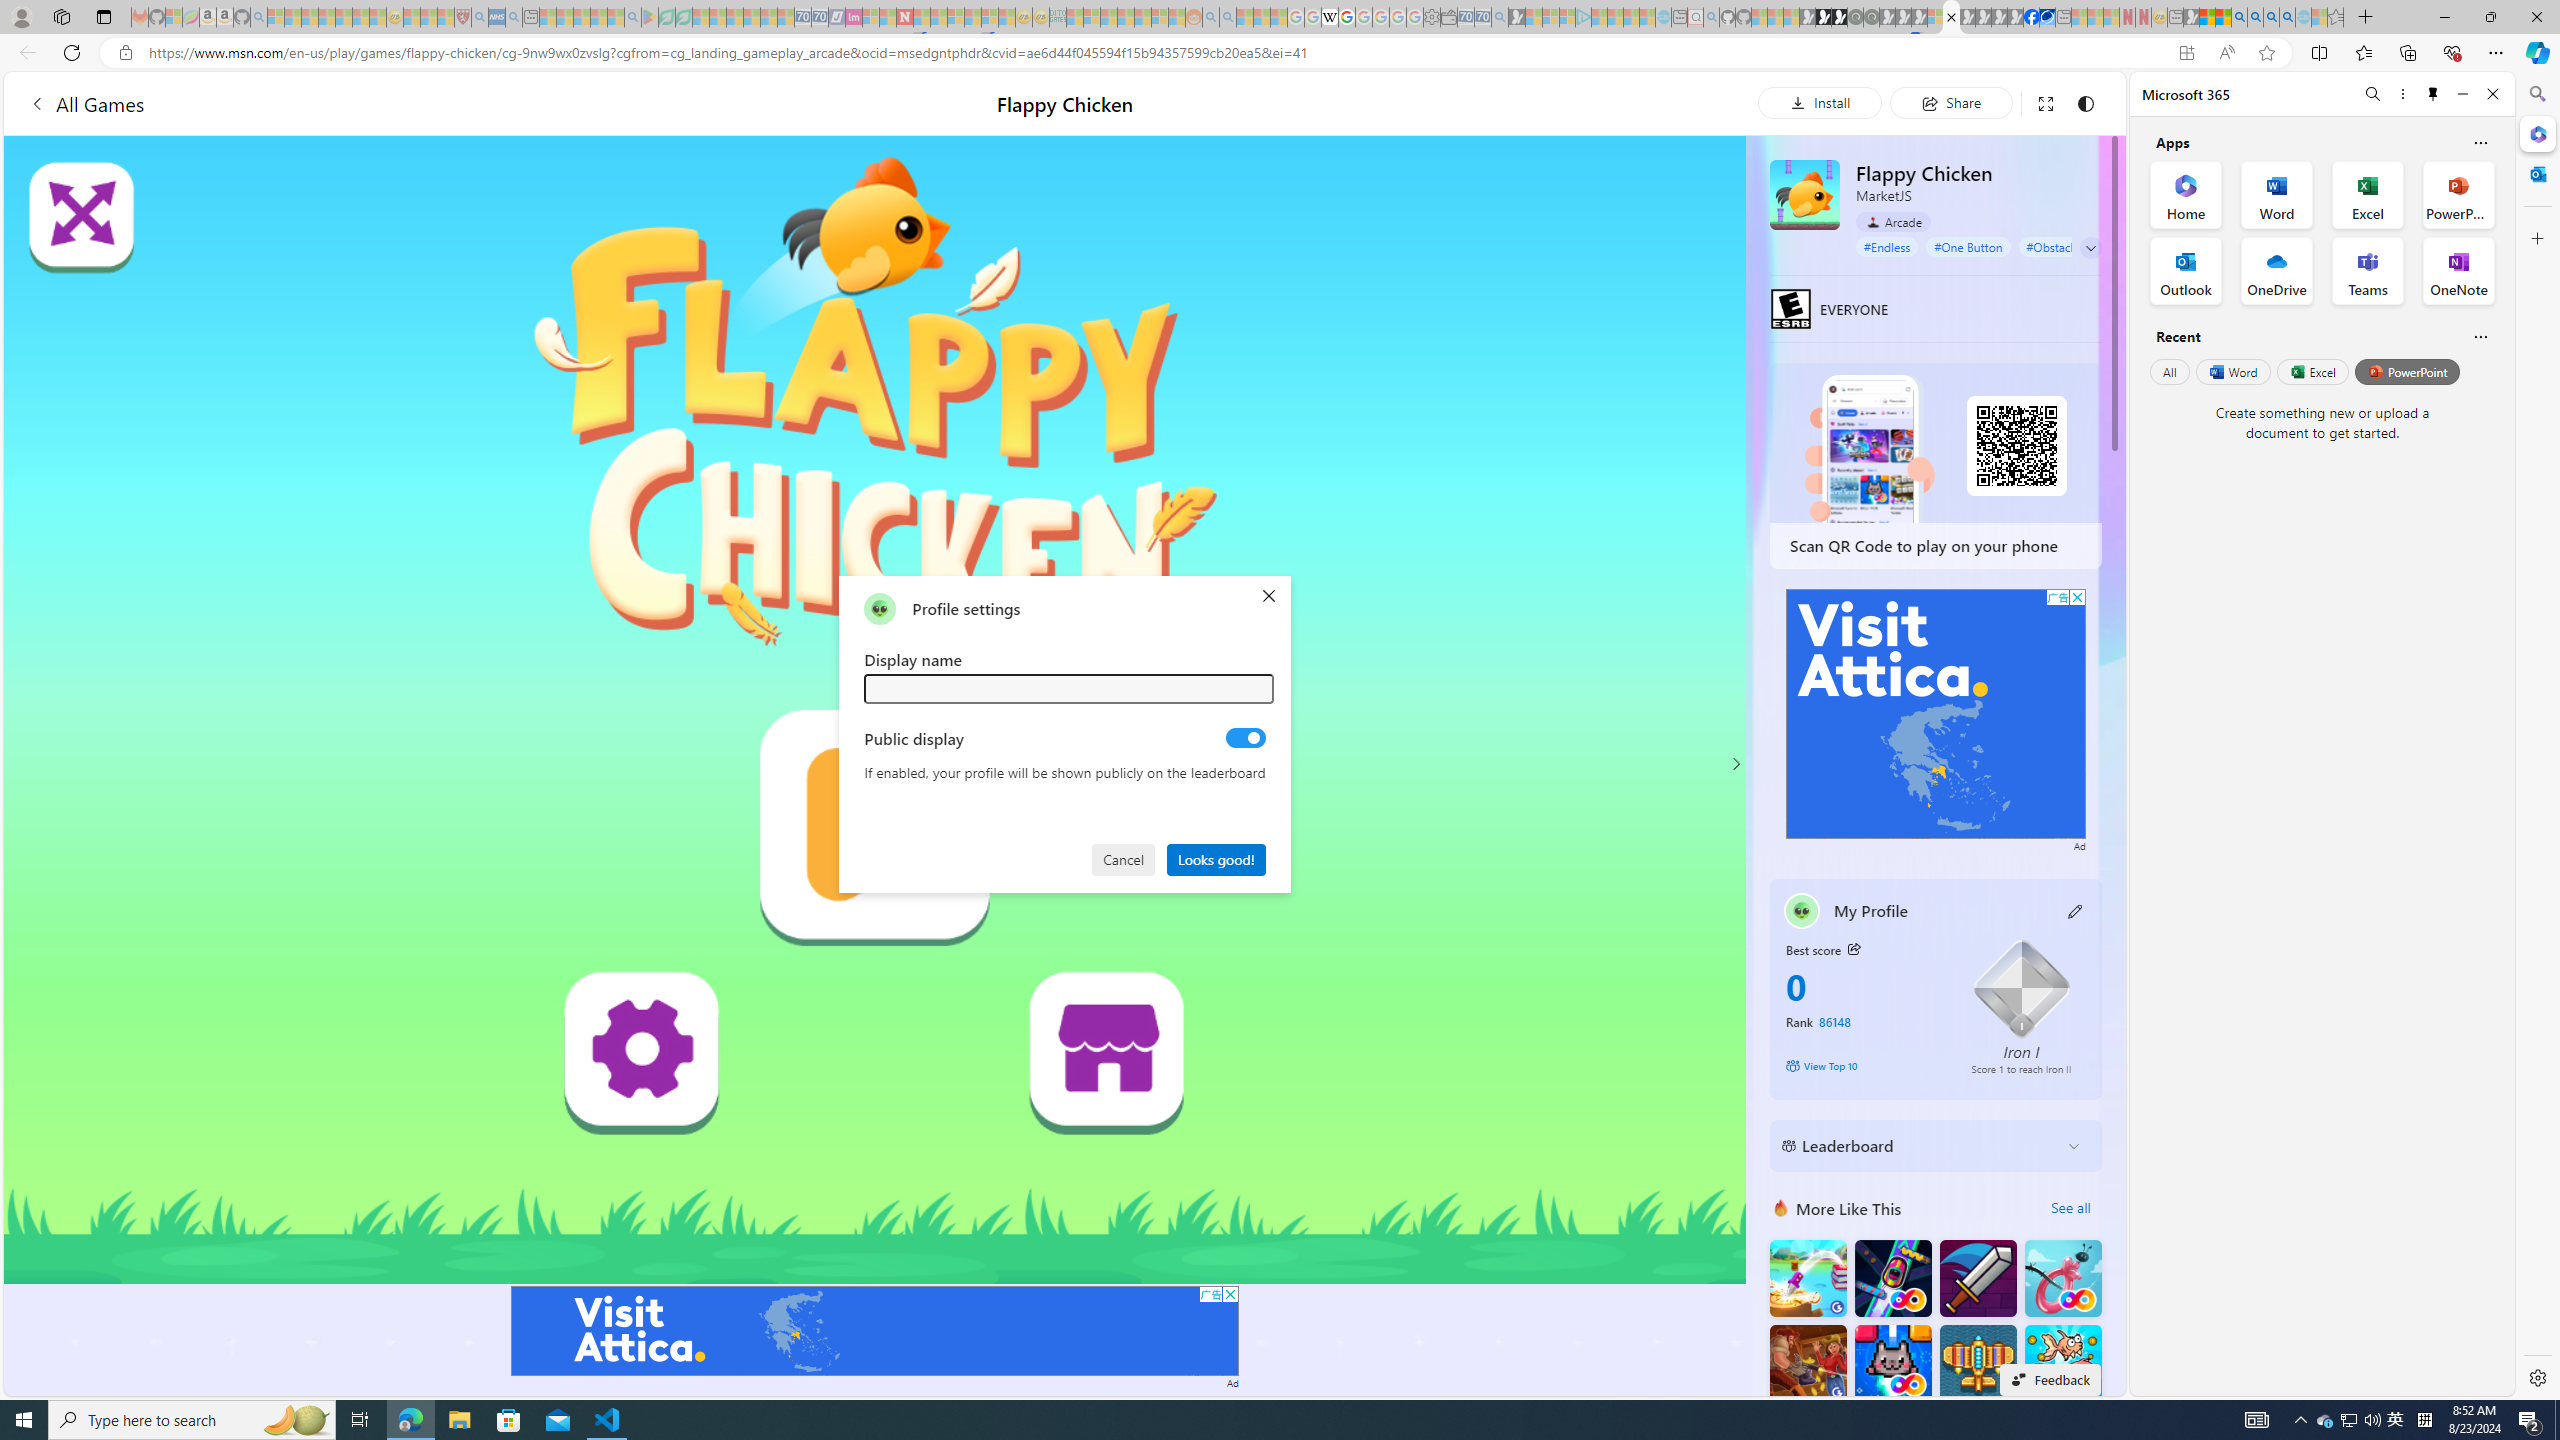 The image size is (2560, 1440). What do you see at coordinates (1871, 16) in the screenshot?
I see `'Future Focus Report 2024 - Sleeping'` at bounding box center [1871, 16].